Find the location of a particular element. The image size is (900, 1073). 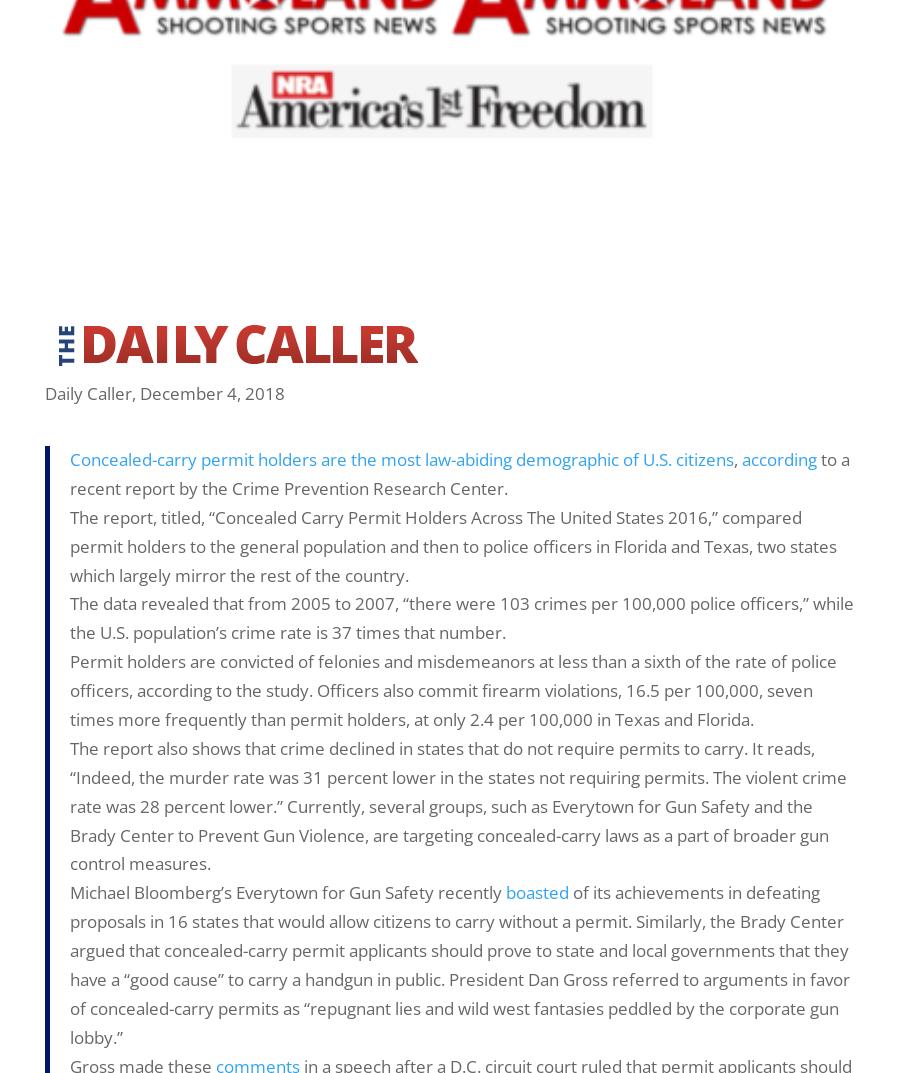

'to a recent report by the Crime Prevention Research Center.' is located at coordinates (458, 472).